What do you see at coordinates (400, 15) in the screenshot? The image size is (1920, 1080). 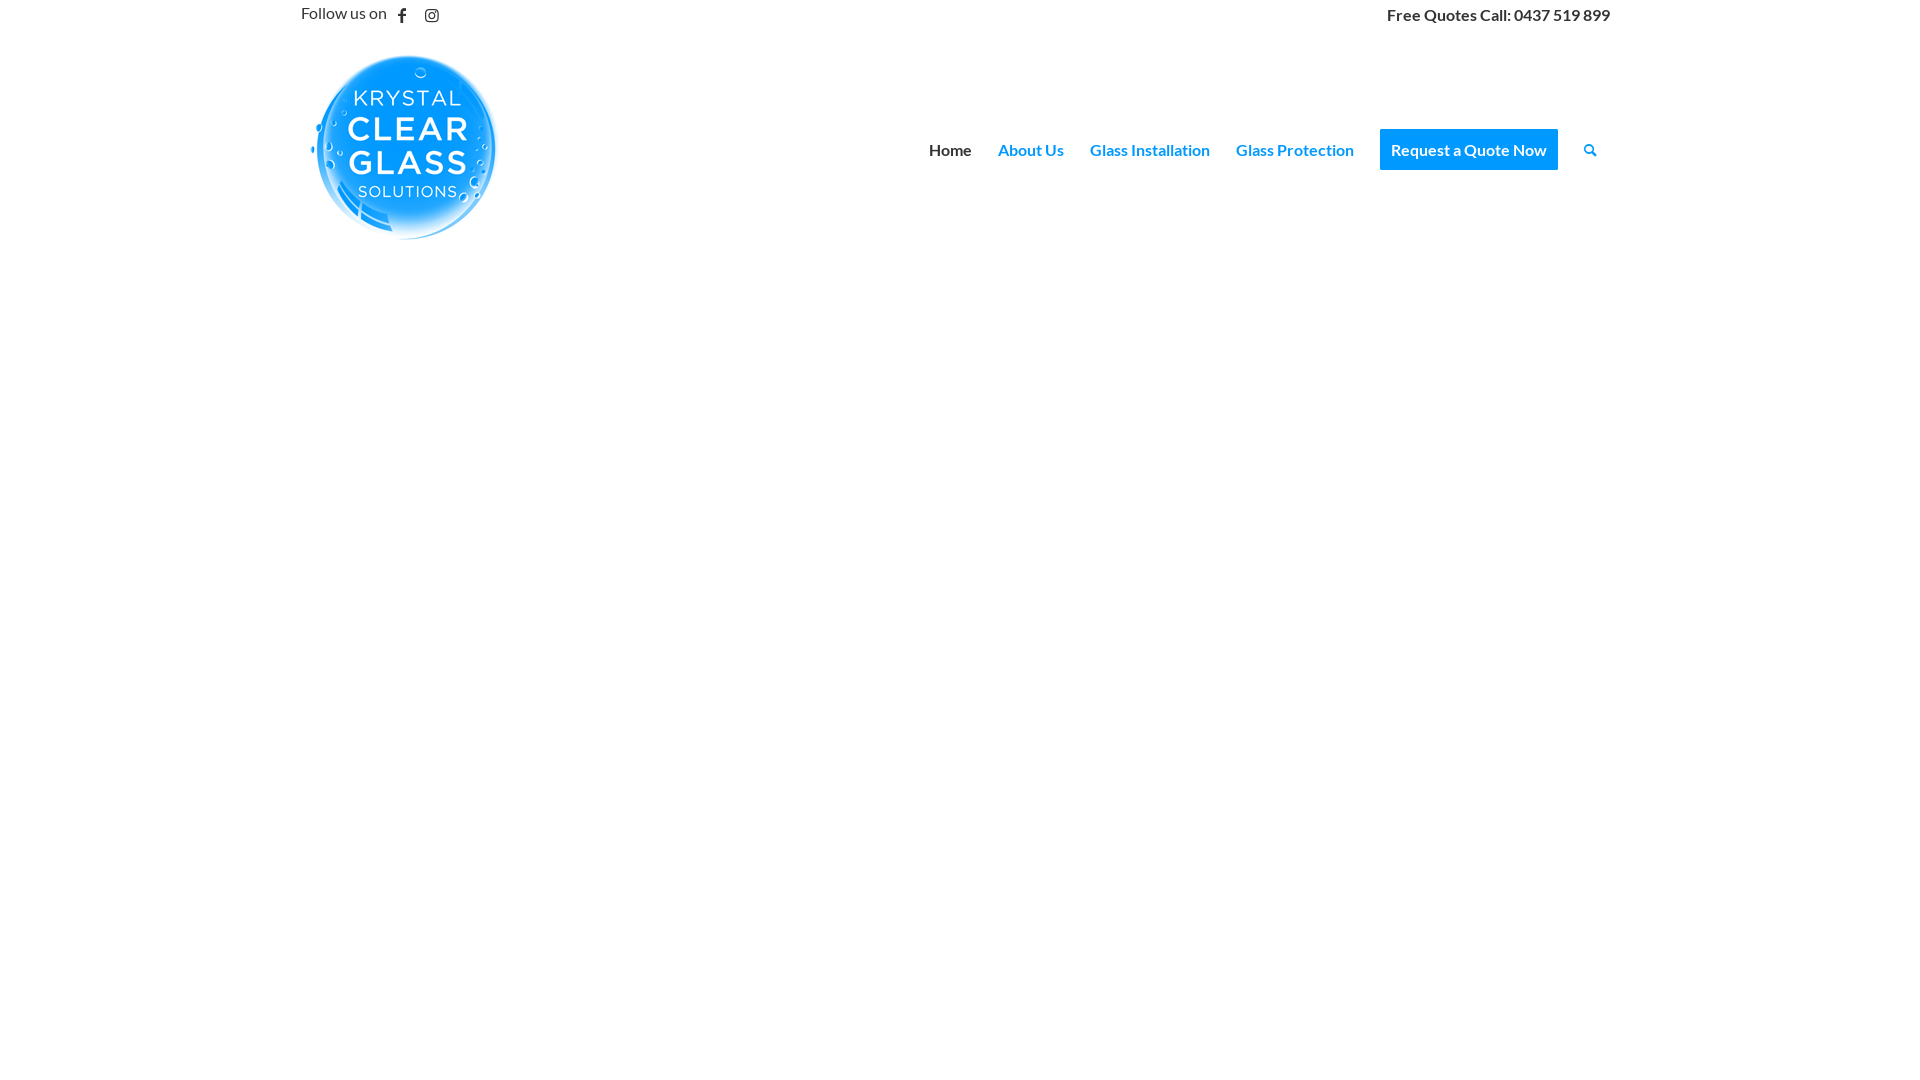 I see `'Facebook'` at bounding box center [400, 15].